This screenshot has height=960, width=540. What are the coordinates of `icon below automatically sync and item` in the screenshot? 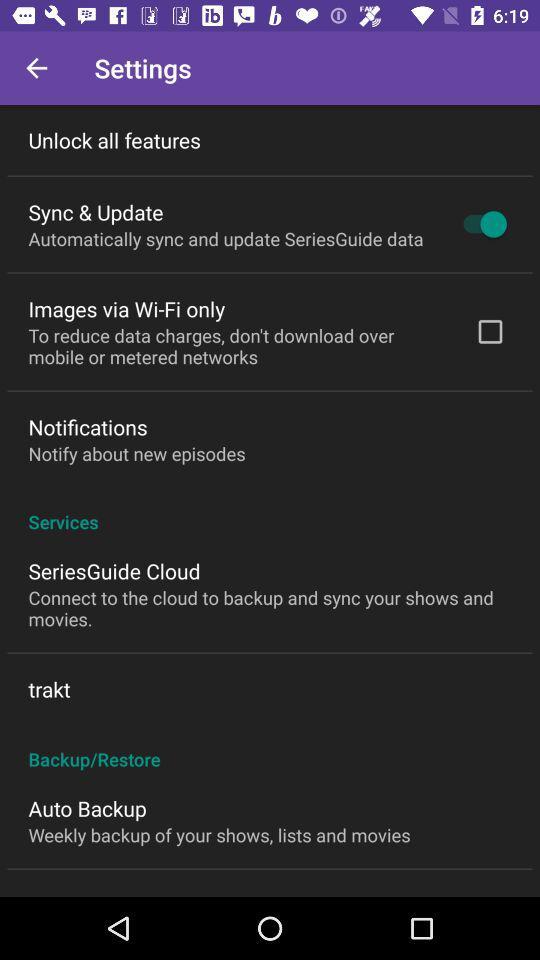 It's located at (126, 309).